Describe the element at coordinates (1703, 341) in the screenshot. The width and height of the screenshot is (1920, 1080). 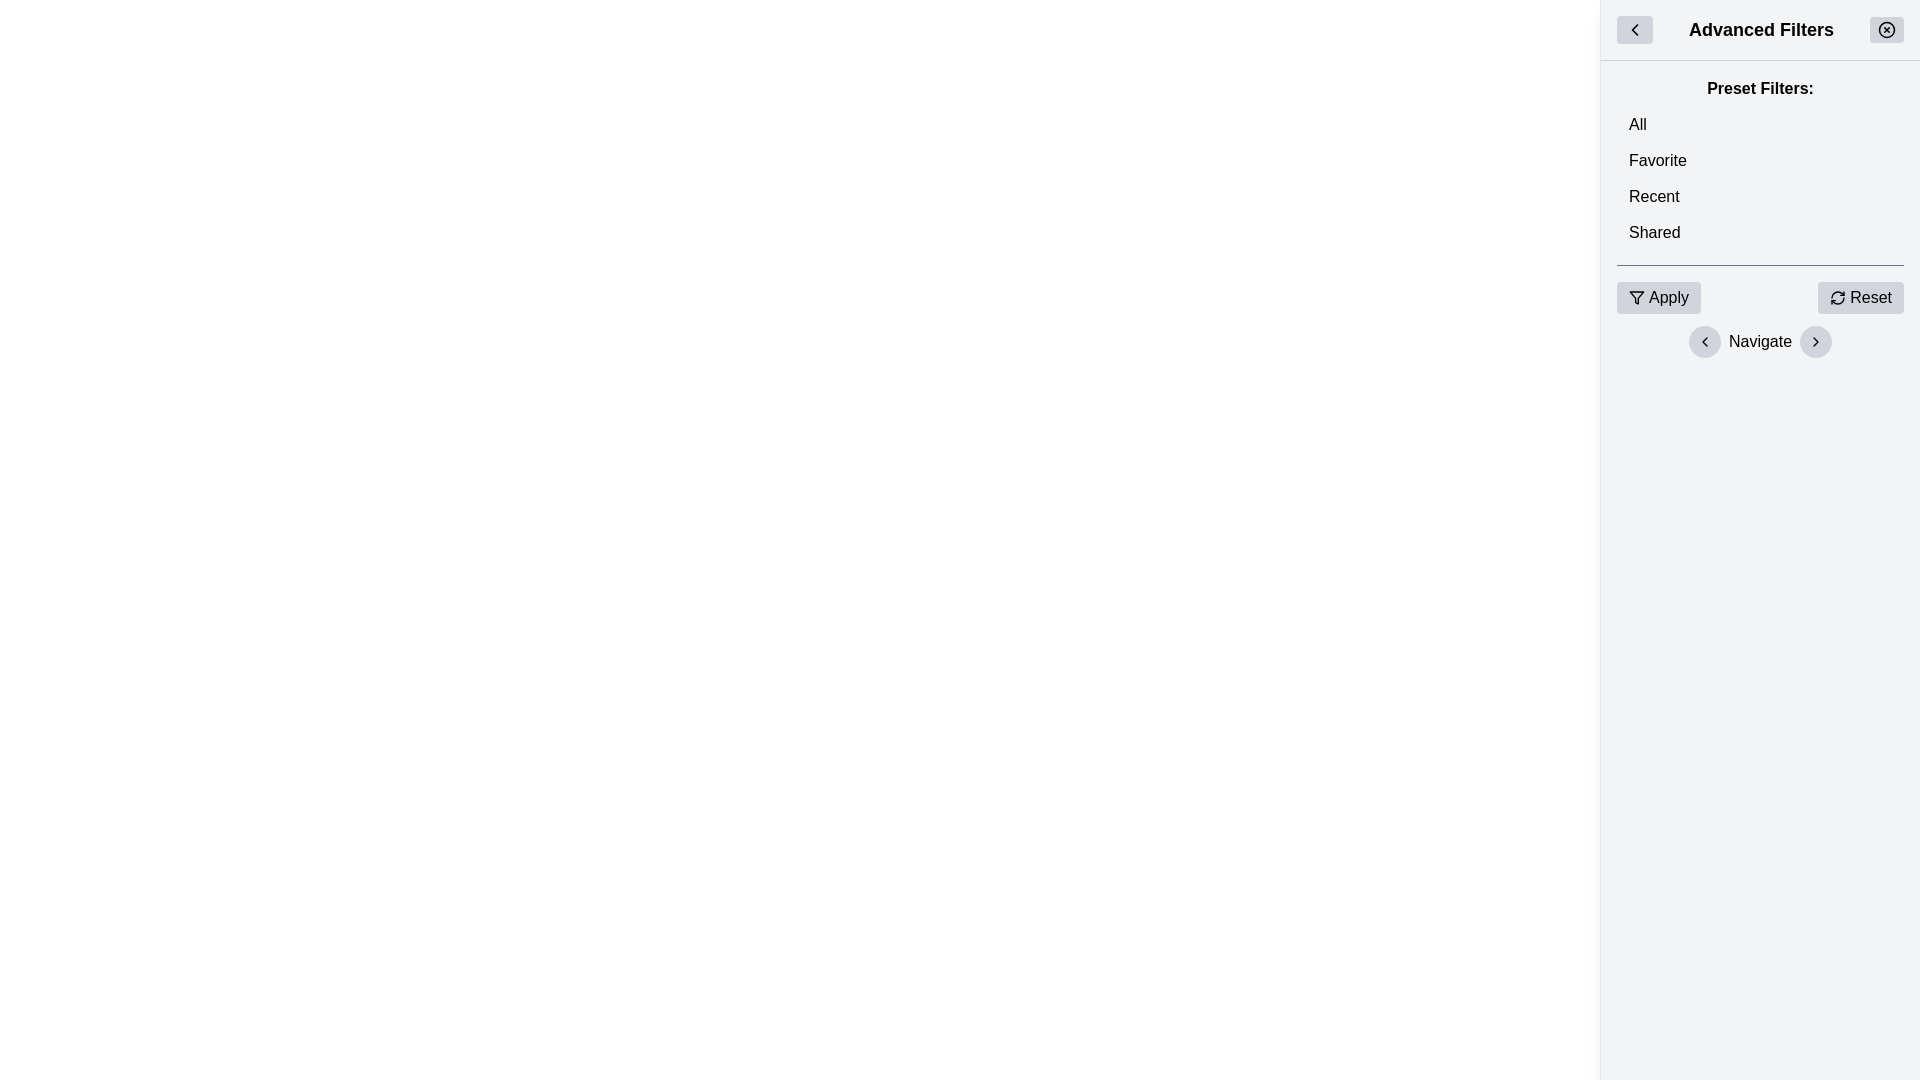
I see `the circular button with a leftward-pointing chevron located in the 'Navigate' group` at that location.